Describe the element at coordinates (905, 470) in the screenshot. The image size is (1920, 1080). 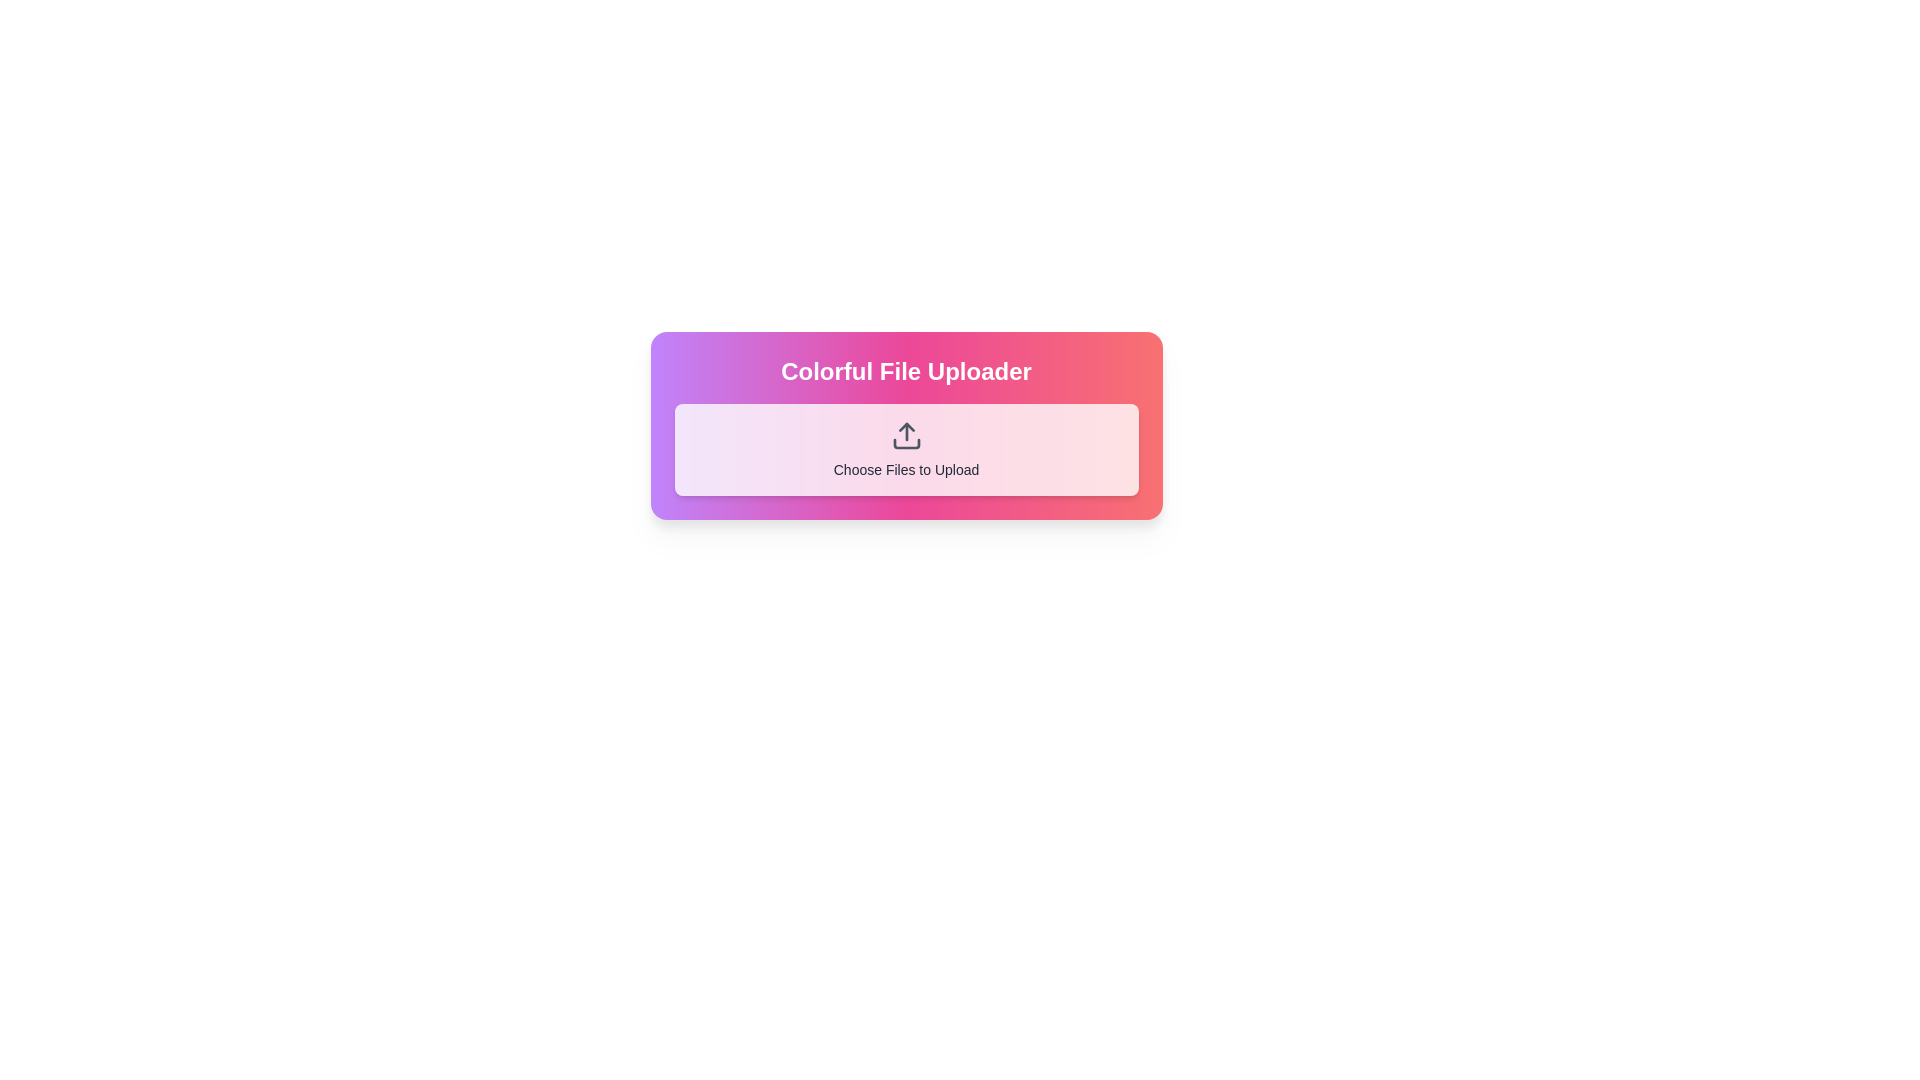
I see `the text label that says 'Choose Files to Upload', which is styled with a small font size and gray color, located below the upload icon` at that location.